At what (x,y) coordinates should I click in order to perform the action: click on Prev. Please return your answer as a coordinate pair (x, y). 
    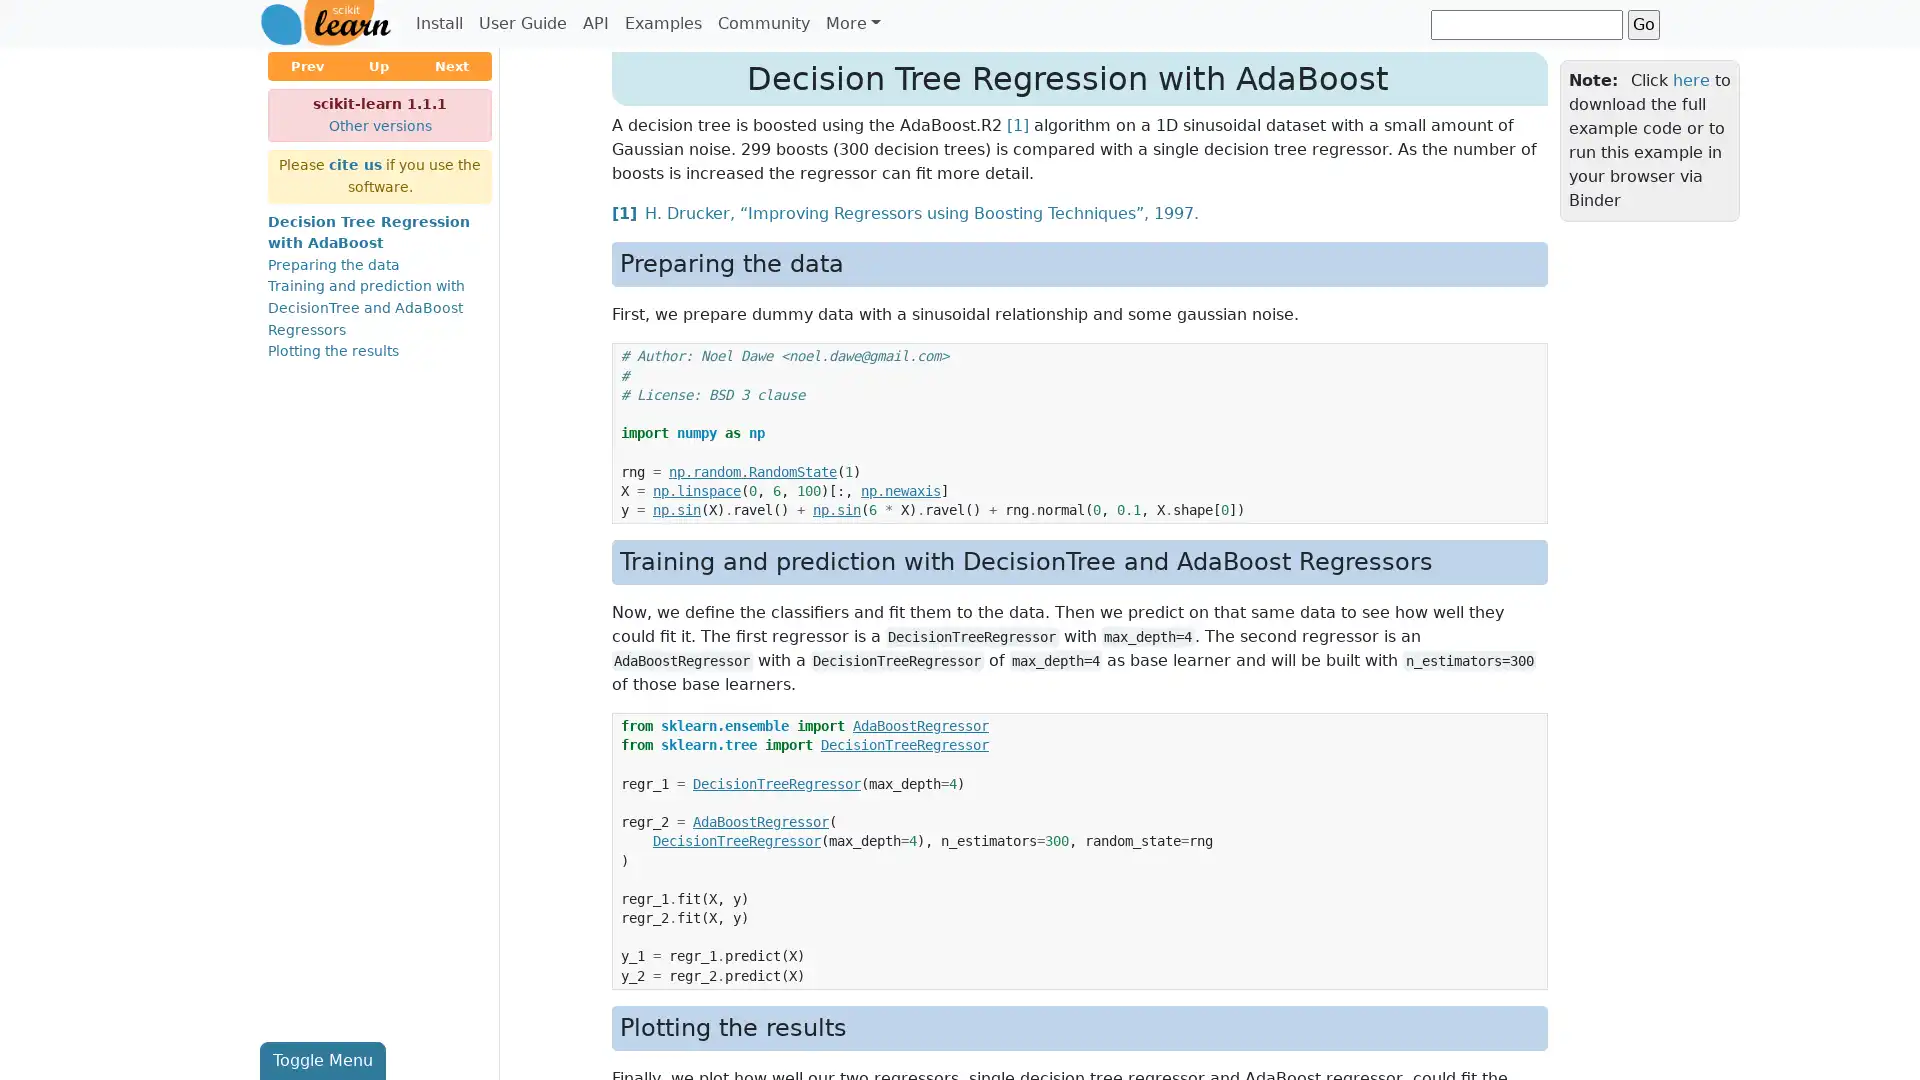
    Looking at the image, I should click on (306, 65).